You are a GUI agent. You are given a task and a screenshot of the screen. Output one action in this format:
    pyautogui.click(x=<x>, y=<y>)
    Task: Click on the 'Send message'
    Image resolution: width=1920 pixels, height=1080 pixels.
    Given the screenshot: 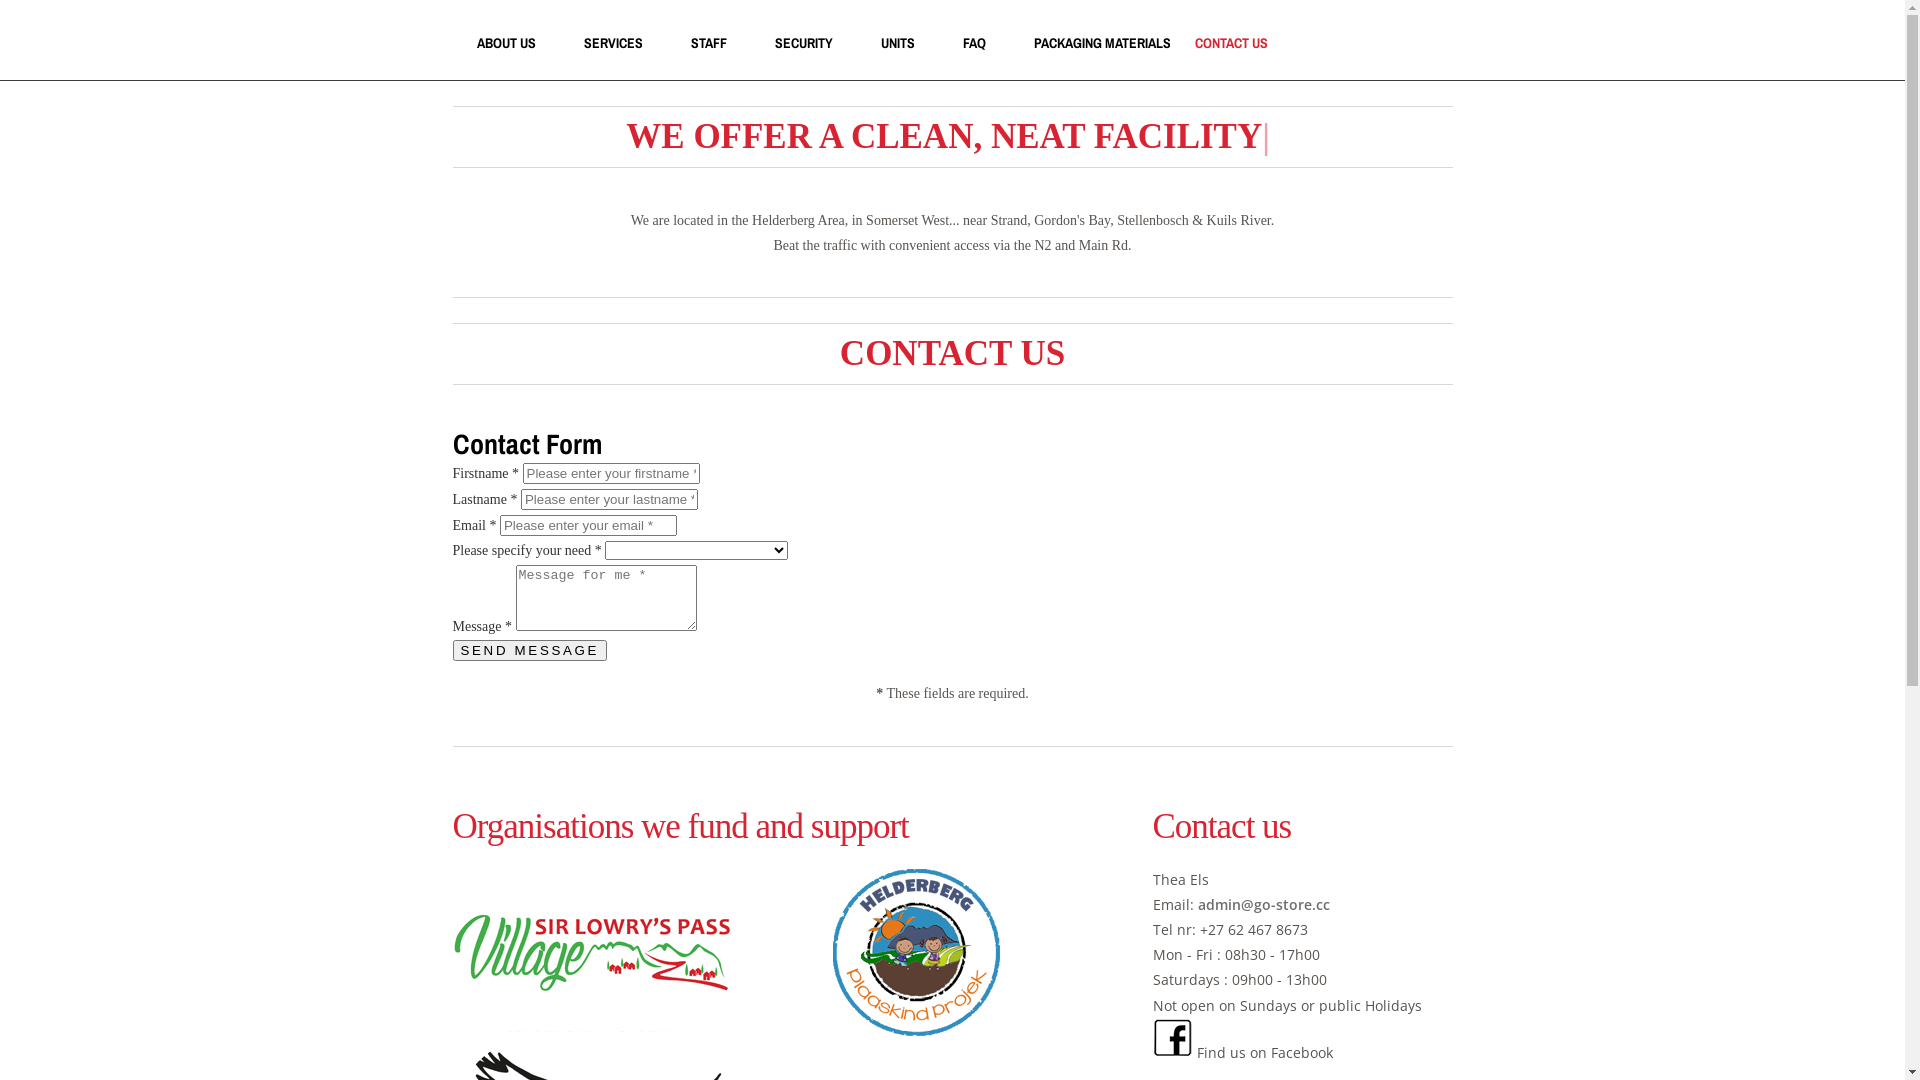 What is the action you would take?
    pyautogui.click(x=529, y=650)
    